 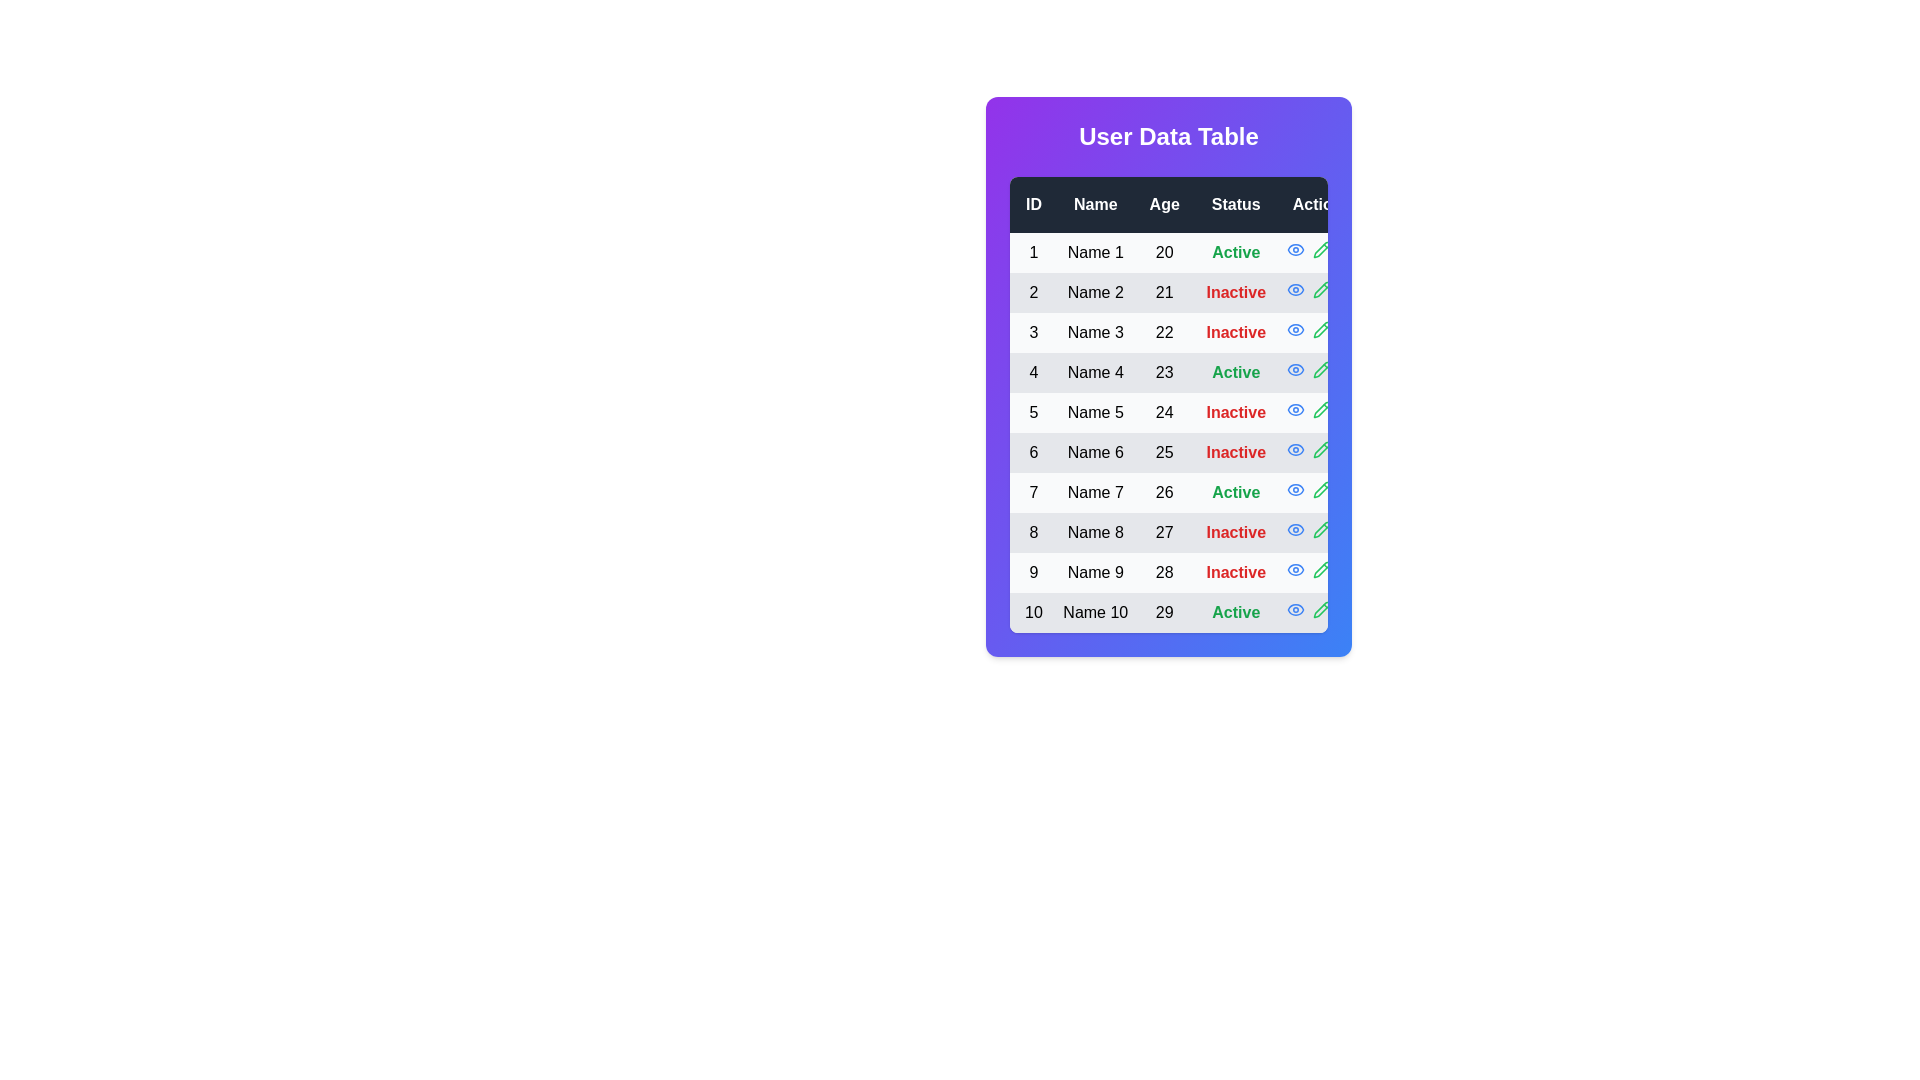 I want to click on the header Status to sort the table by that column, so click(x=1235, y=204).